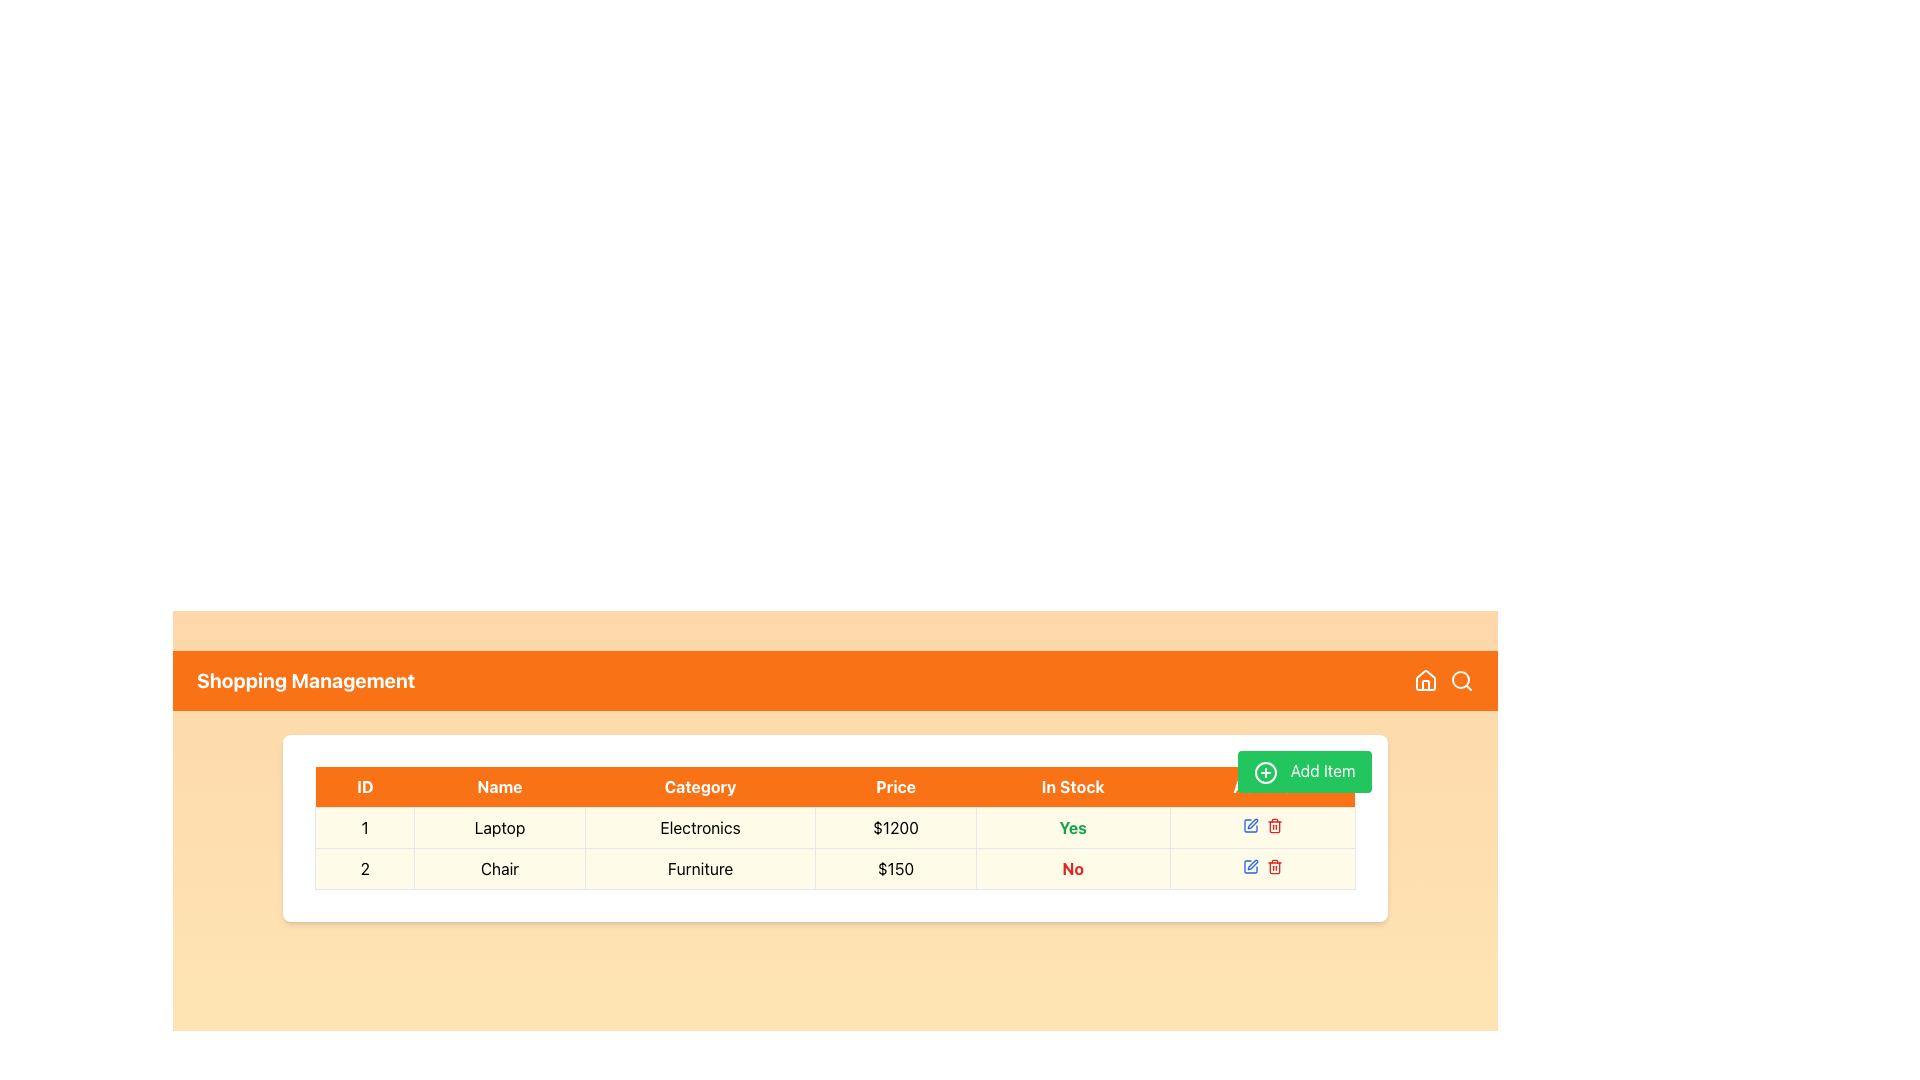 This screenshot has width=1920, height=1080. Describe the element at coordinates (1462, 680) in the screenshot. I see `the last icon button` at that location.